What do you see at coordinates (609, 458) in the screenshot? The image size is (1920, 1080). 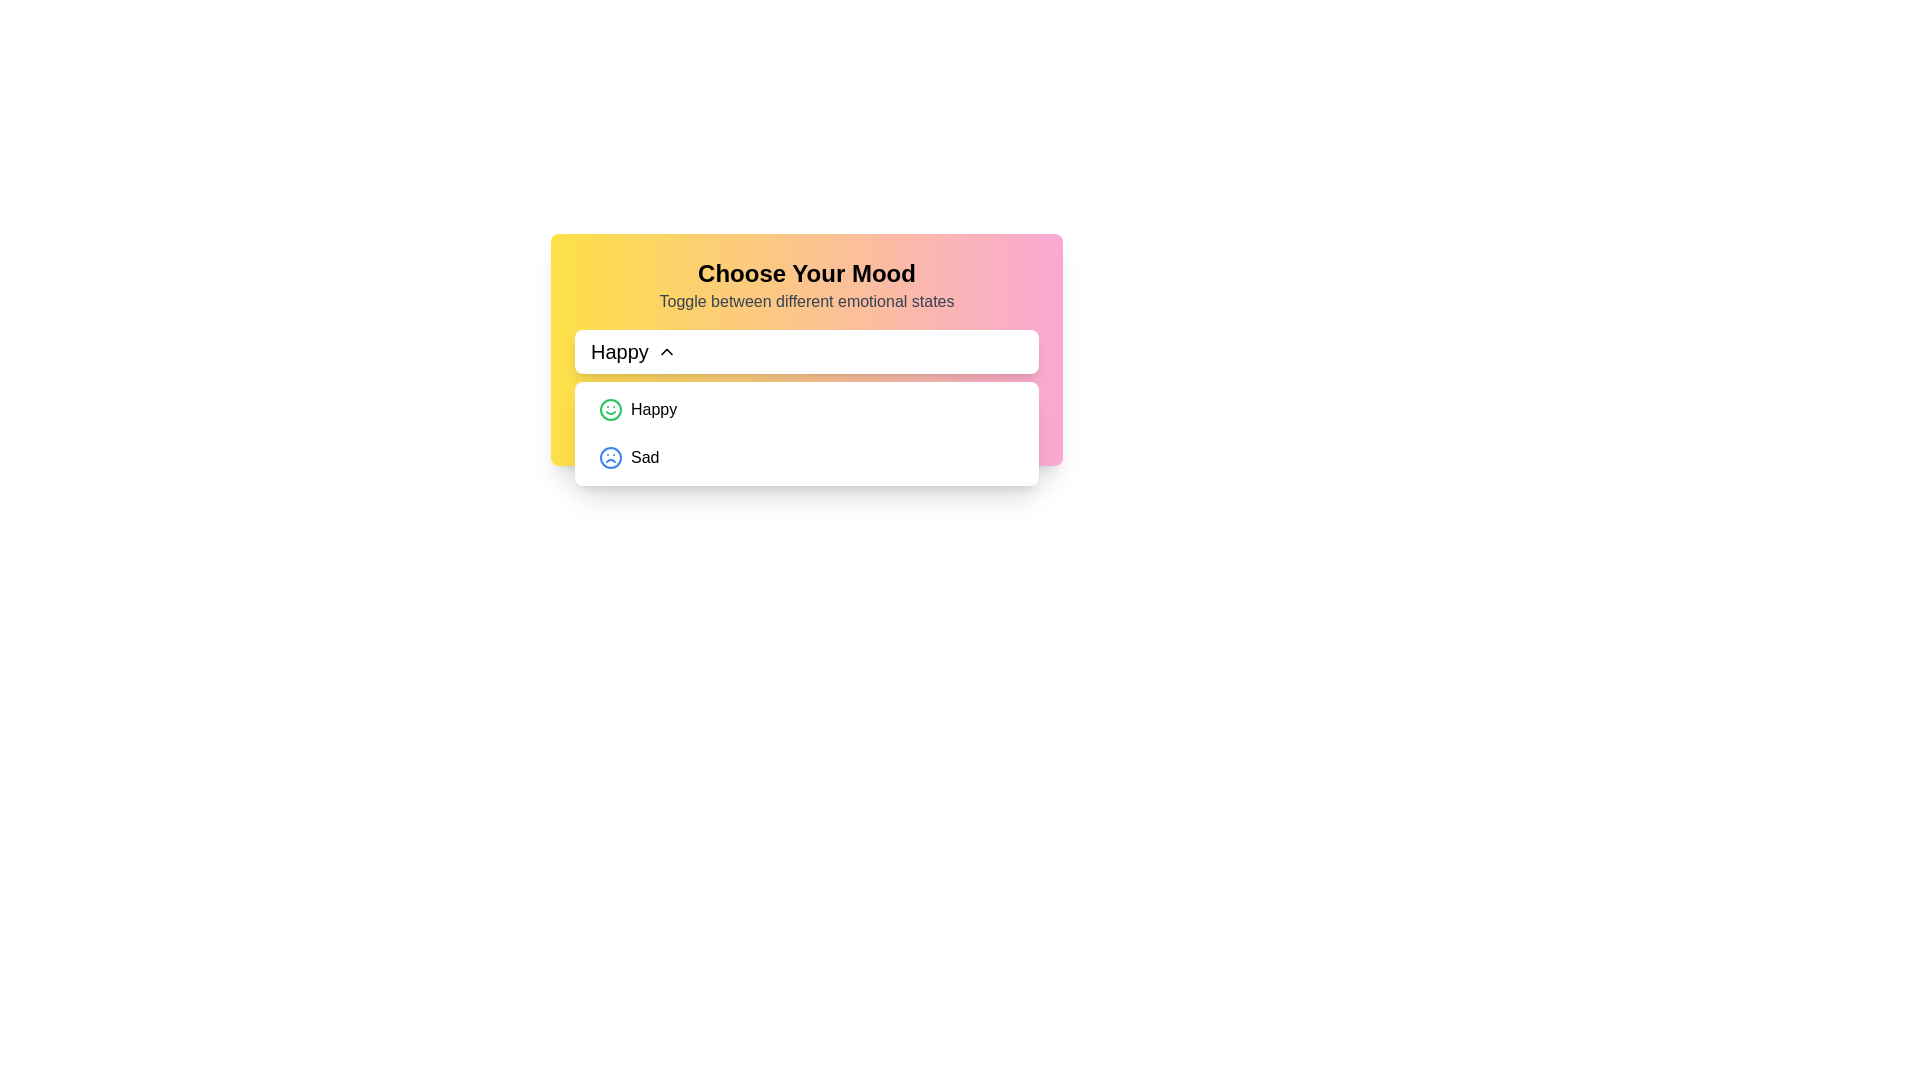 I see `the circular graphic element that represents the 'Sad' mood icon, which is centrally positioned below the 'Happy' mood icon in the interface` at bounding box center [609, 458].